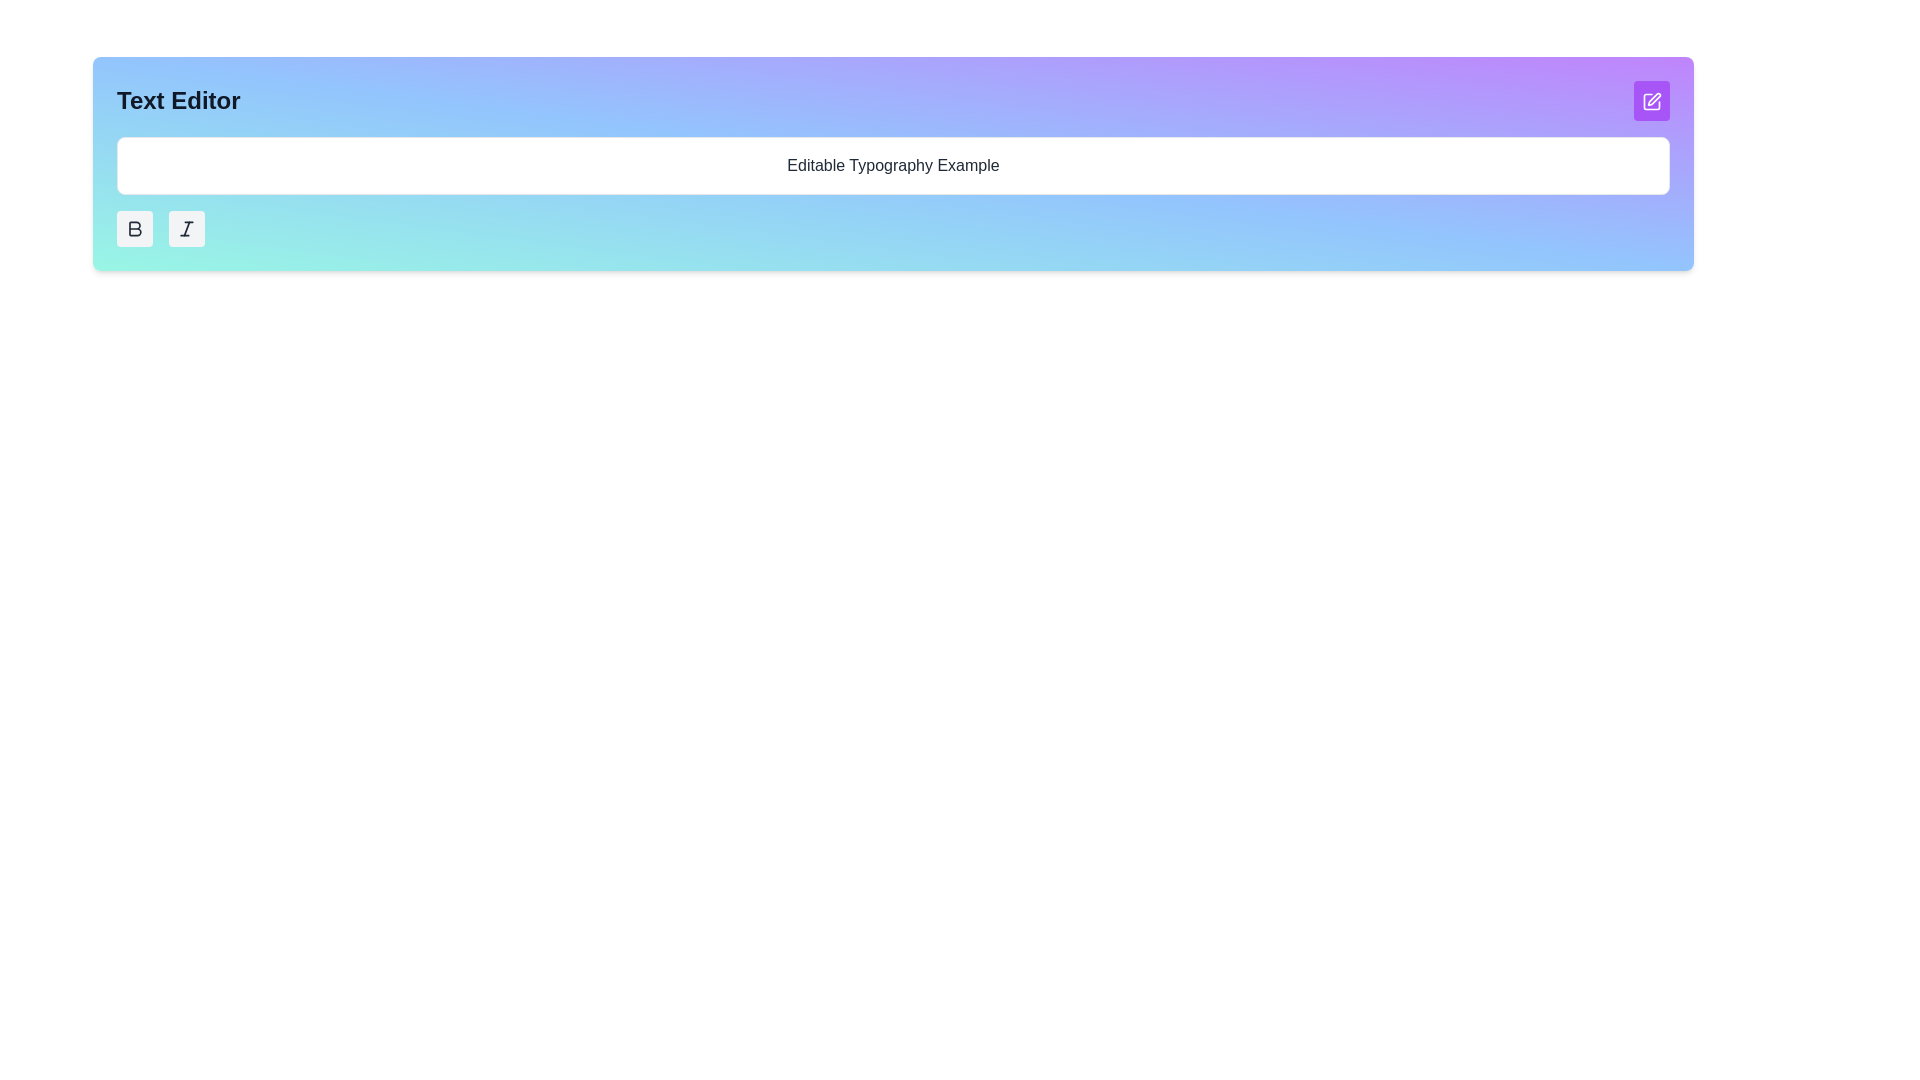  I want to click on on the editing tool icon in the top-right corner of the interface, so click(1654, 99).